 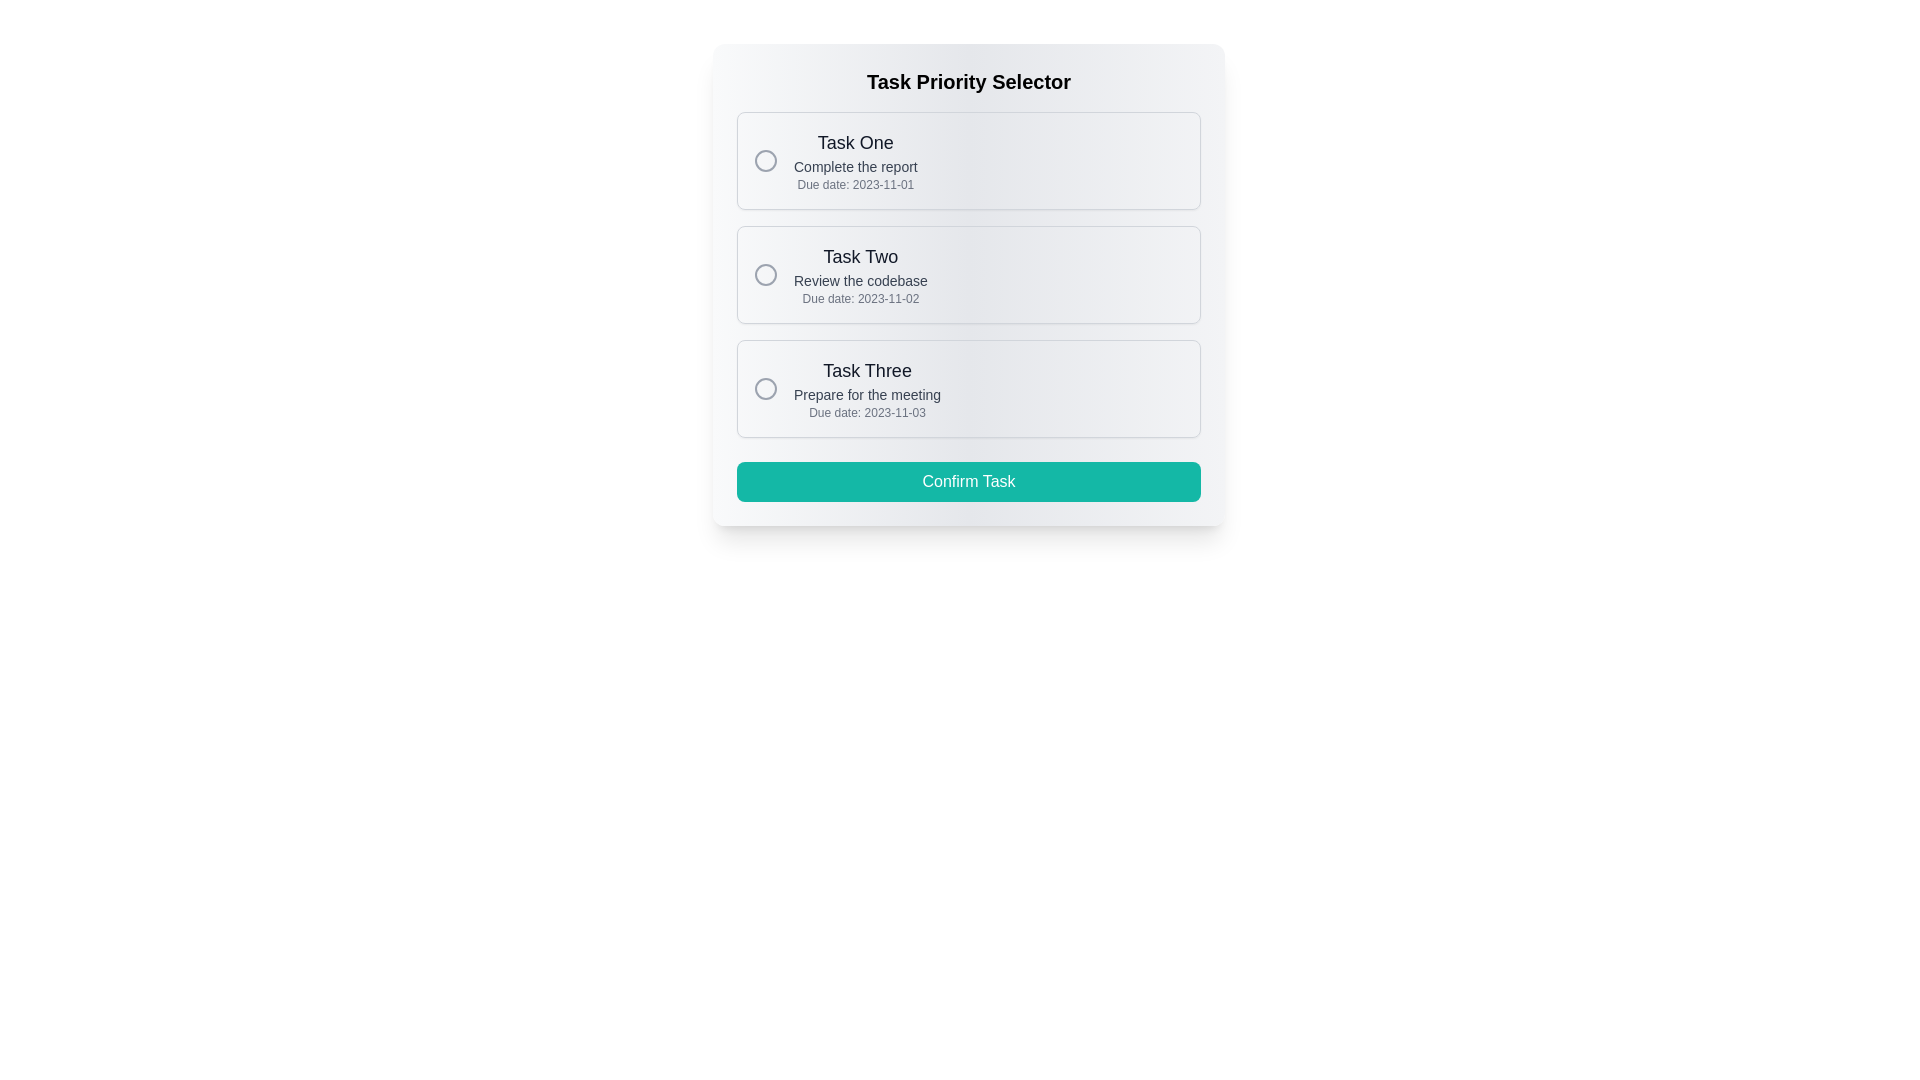 What do you see at coordinates (860, 274) in the screenshot?
I see `text displayed in the second task item, which includes its title, description, and due date` at bounding box center [860, 274].